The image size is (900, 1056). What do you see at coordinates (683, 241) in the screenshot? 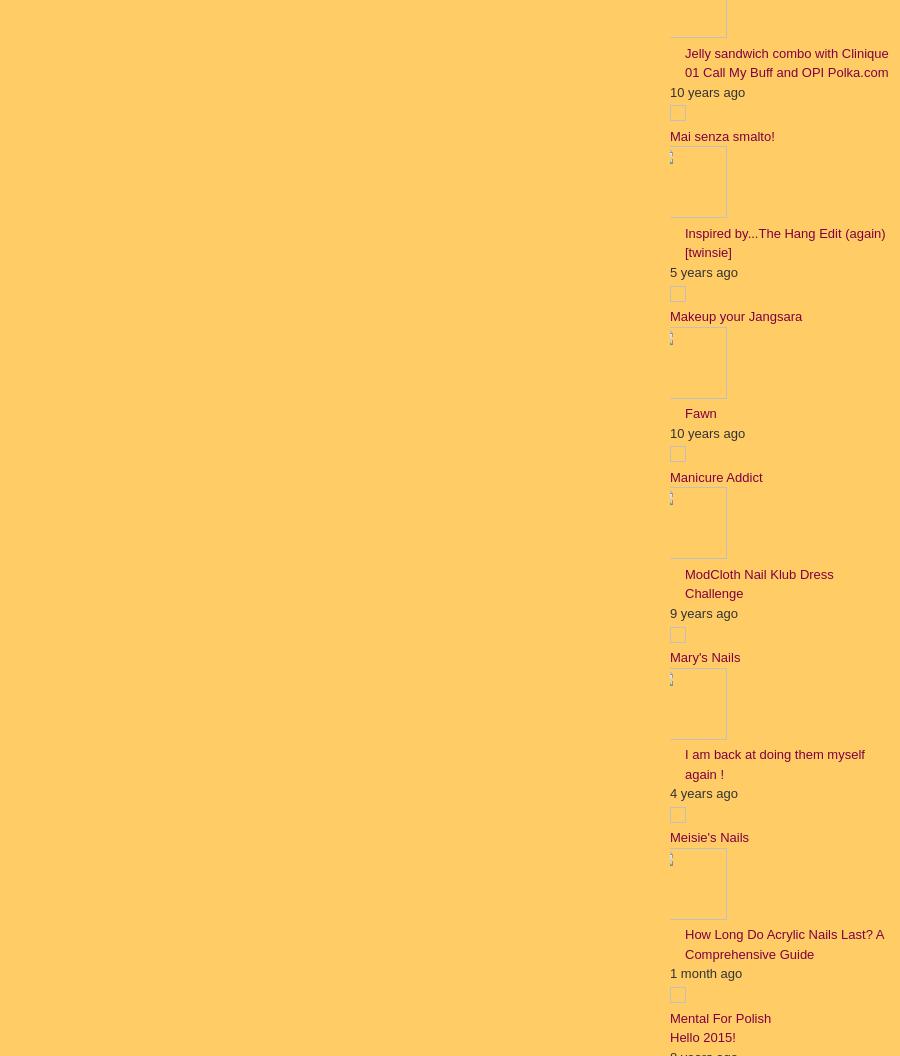
I see `'Inspired by...The Hang Edit (again) [twinsie]'` at bounding box center [683, 241].